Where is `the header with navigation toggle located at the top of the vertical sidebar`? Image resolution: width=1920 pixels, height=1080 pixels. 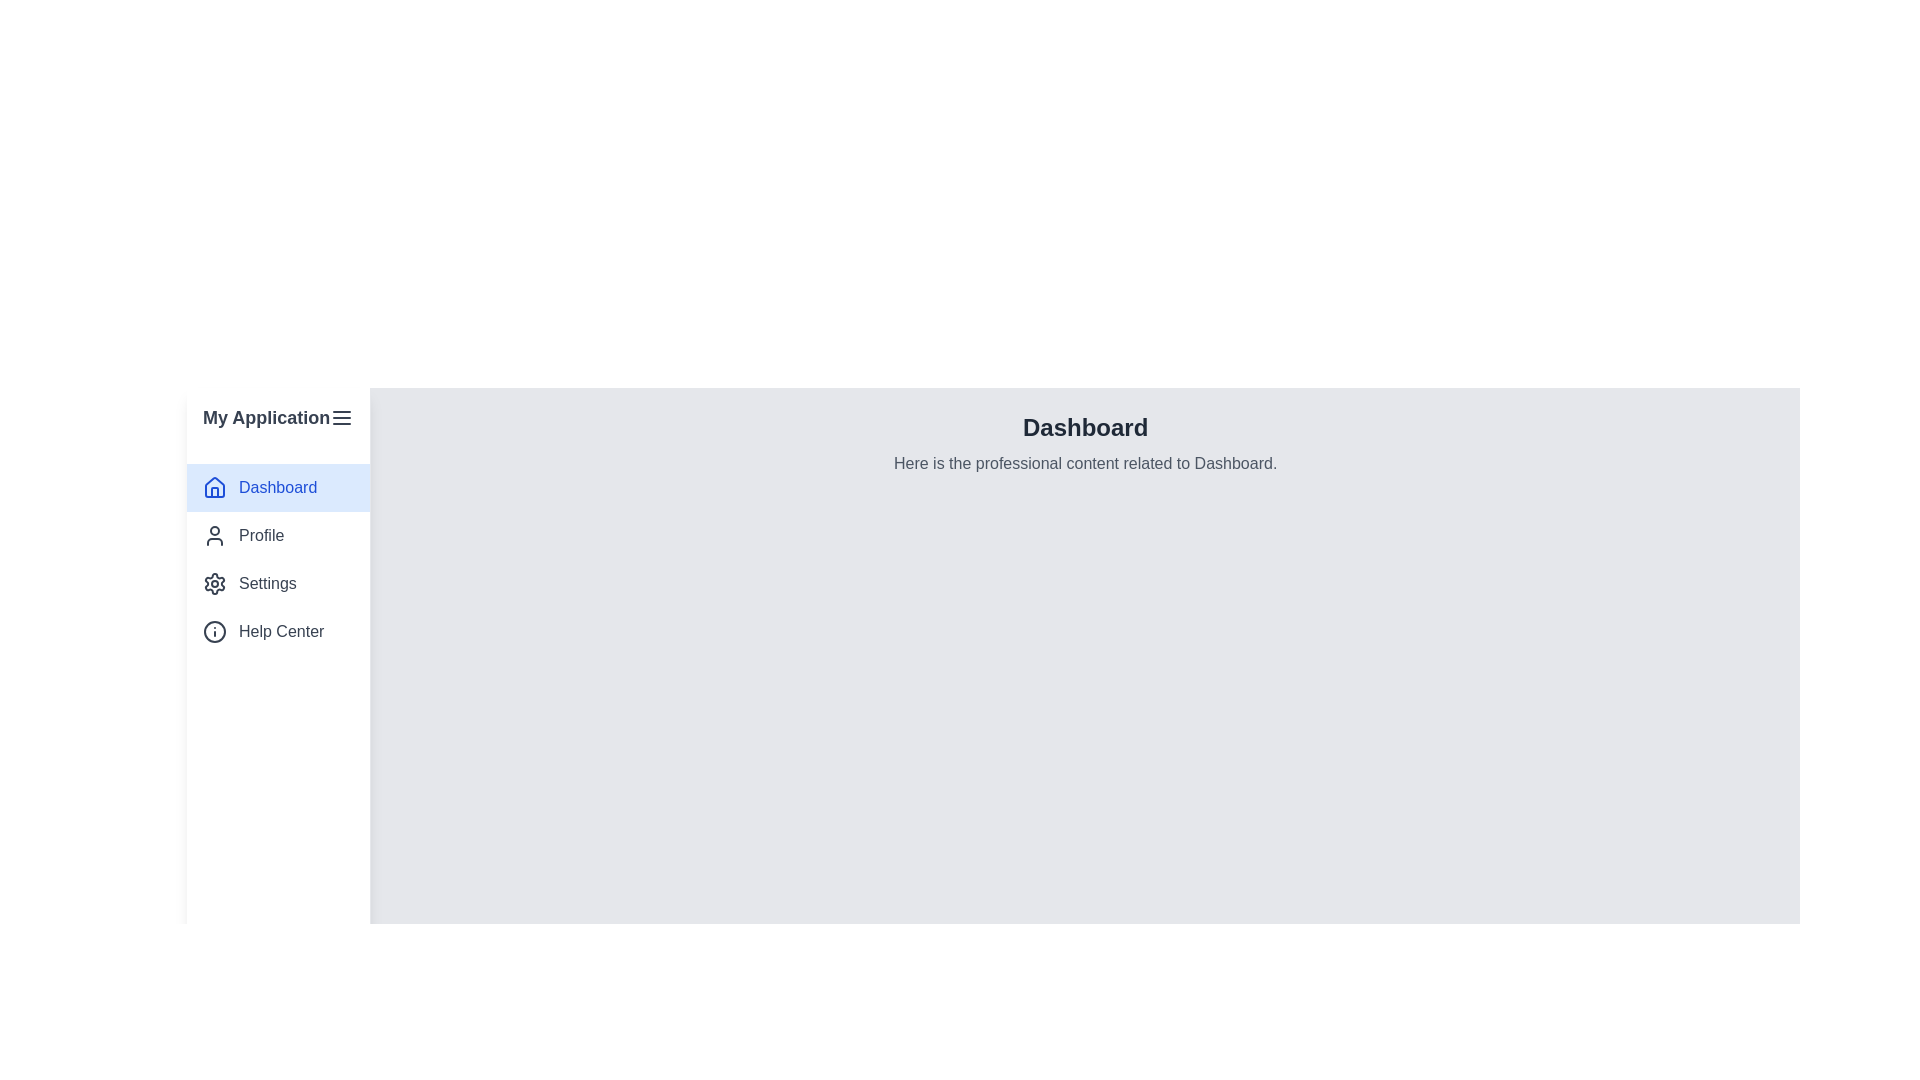
the header with navigation toggle located at the top of the vertical sidebar is located at coordinates (277, 416).